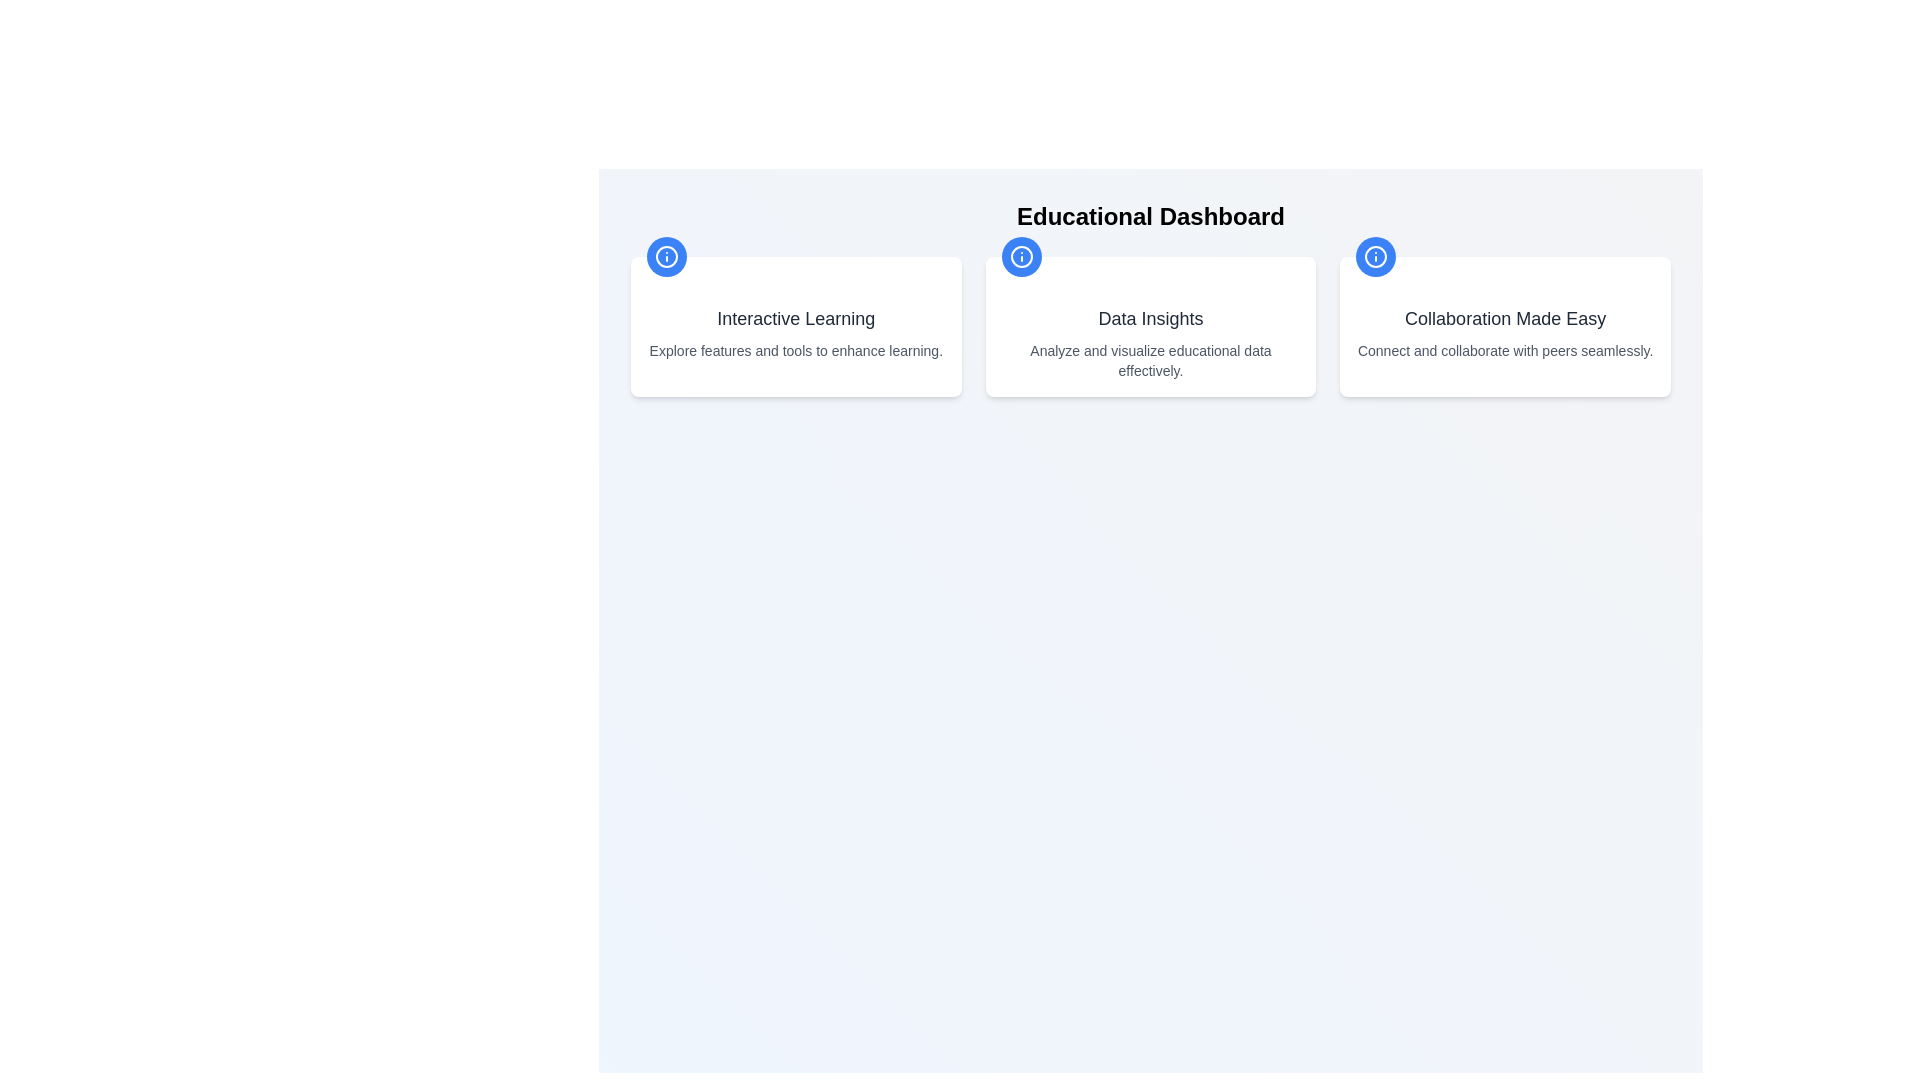  What do you see at coordinates (1375, 256) in the screenshot?
I see `the small circular blue icon with a white 'i' symbol located at the top of the 'Collaboration Made Easy' card in the 'Educational Dashboard' section` at bounding box center [1375, 256].